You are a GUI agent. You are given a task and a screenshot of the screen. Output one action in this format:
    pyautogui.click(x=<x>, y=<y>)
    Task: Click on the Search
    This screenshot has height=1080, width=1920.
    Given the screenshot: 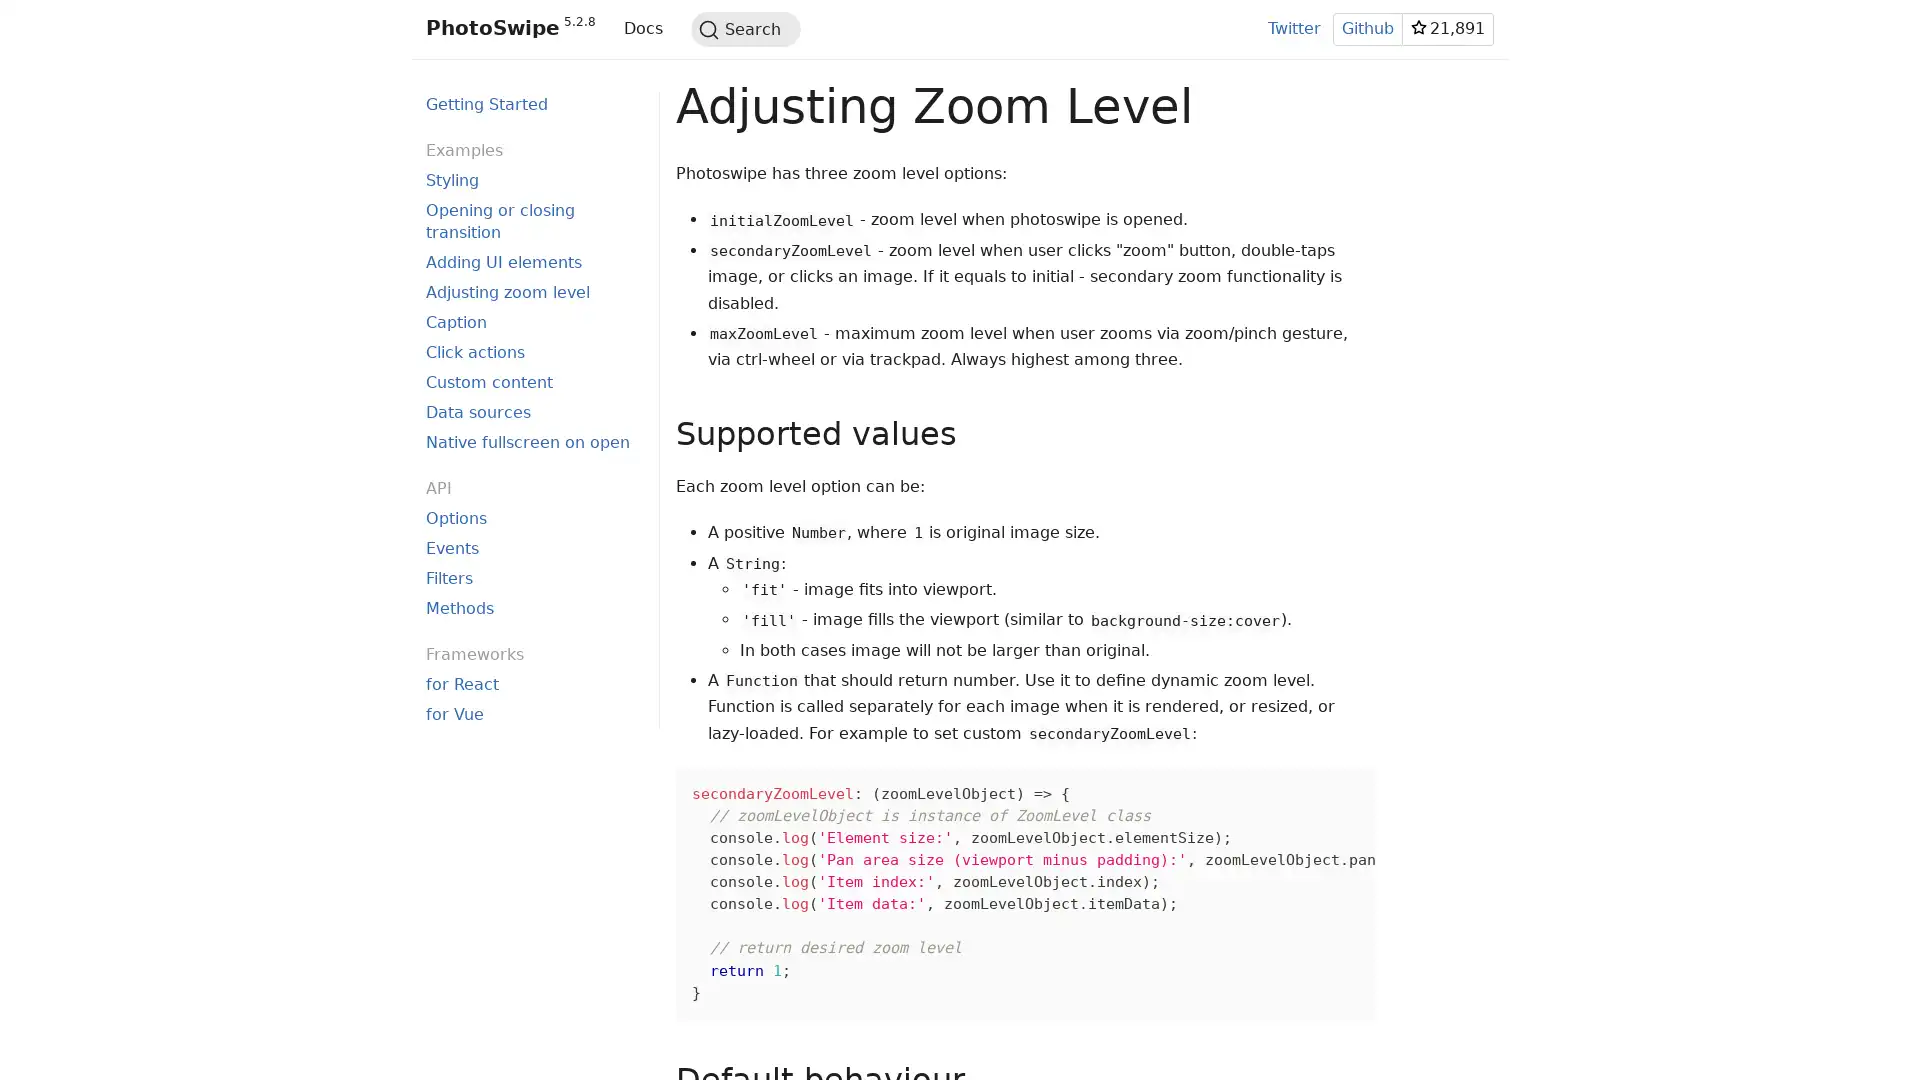 What is the action you would take?
    pyautogui.click(x=744, y=29)
    